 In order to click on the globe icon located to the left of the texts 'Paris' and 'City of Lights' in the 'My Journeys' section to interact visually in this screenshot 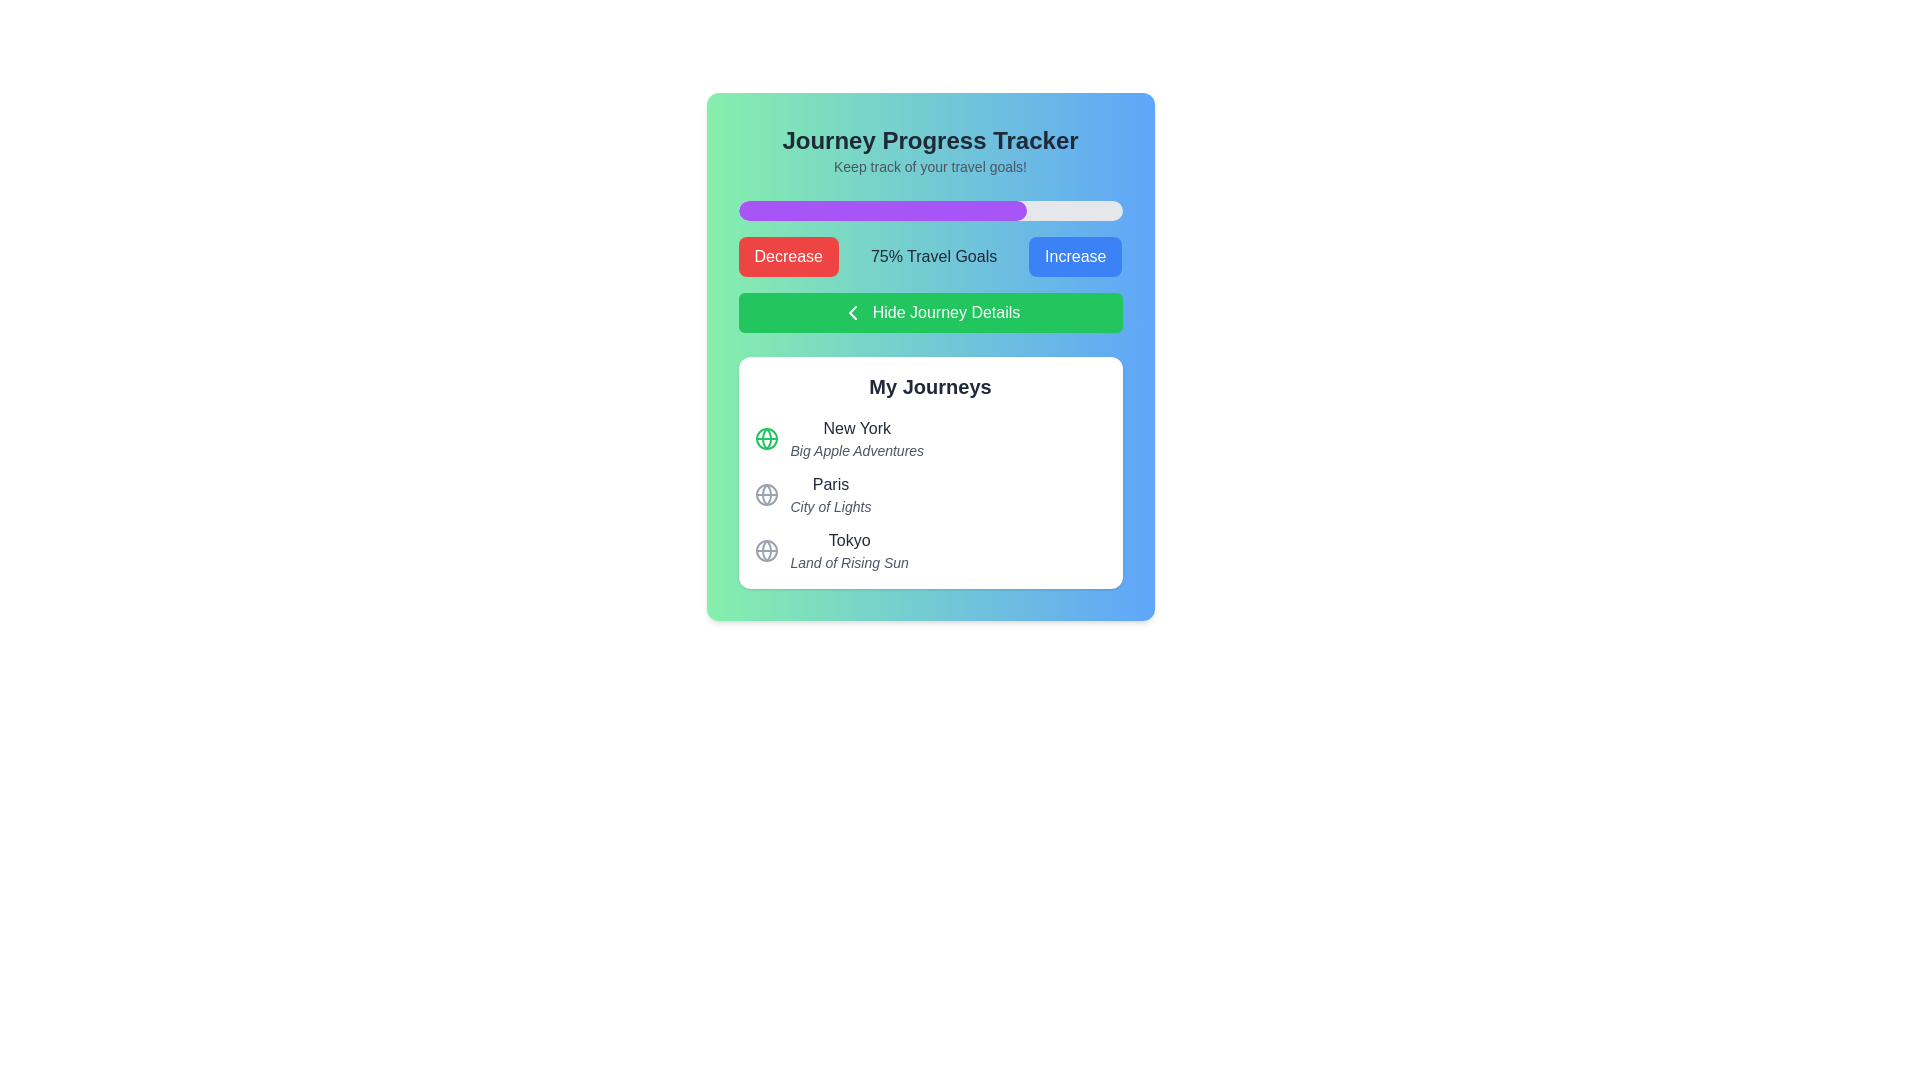, I will do `click(765, 494)`.